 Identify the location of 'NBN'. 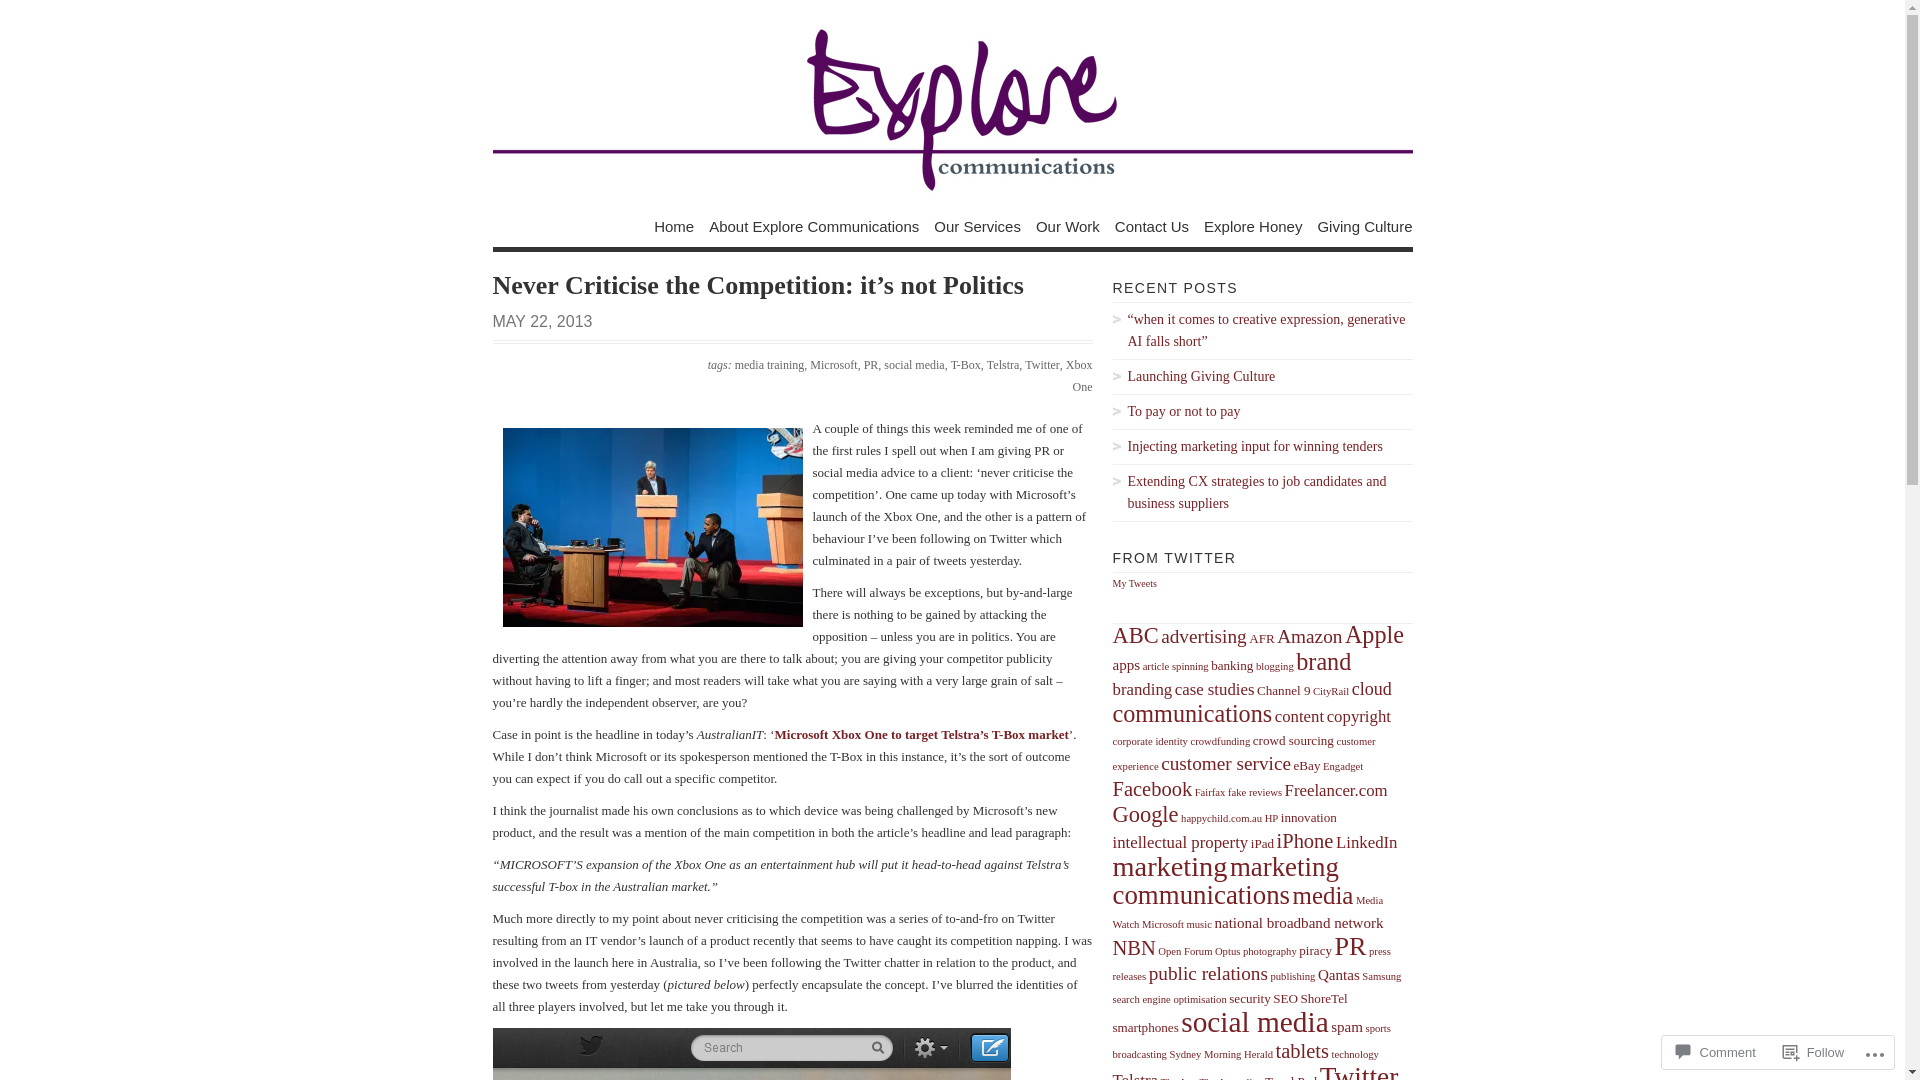
(1133, 947).